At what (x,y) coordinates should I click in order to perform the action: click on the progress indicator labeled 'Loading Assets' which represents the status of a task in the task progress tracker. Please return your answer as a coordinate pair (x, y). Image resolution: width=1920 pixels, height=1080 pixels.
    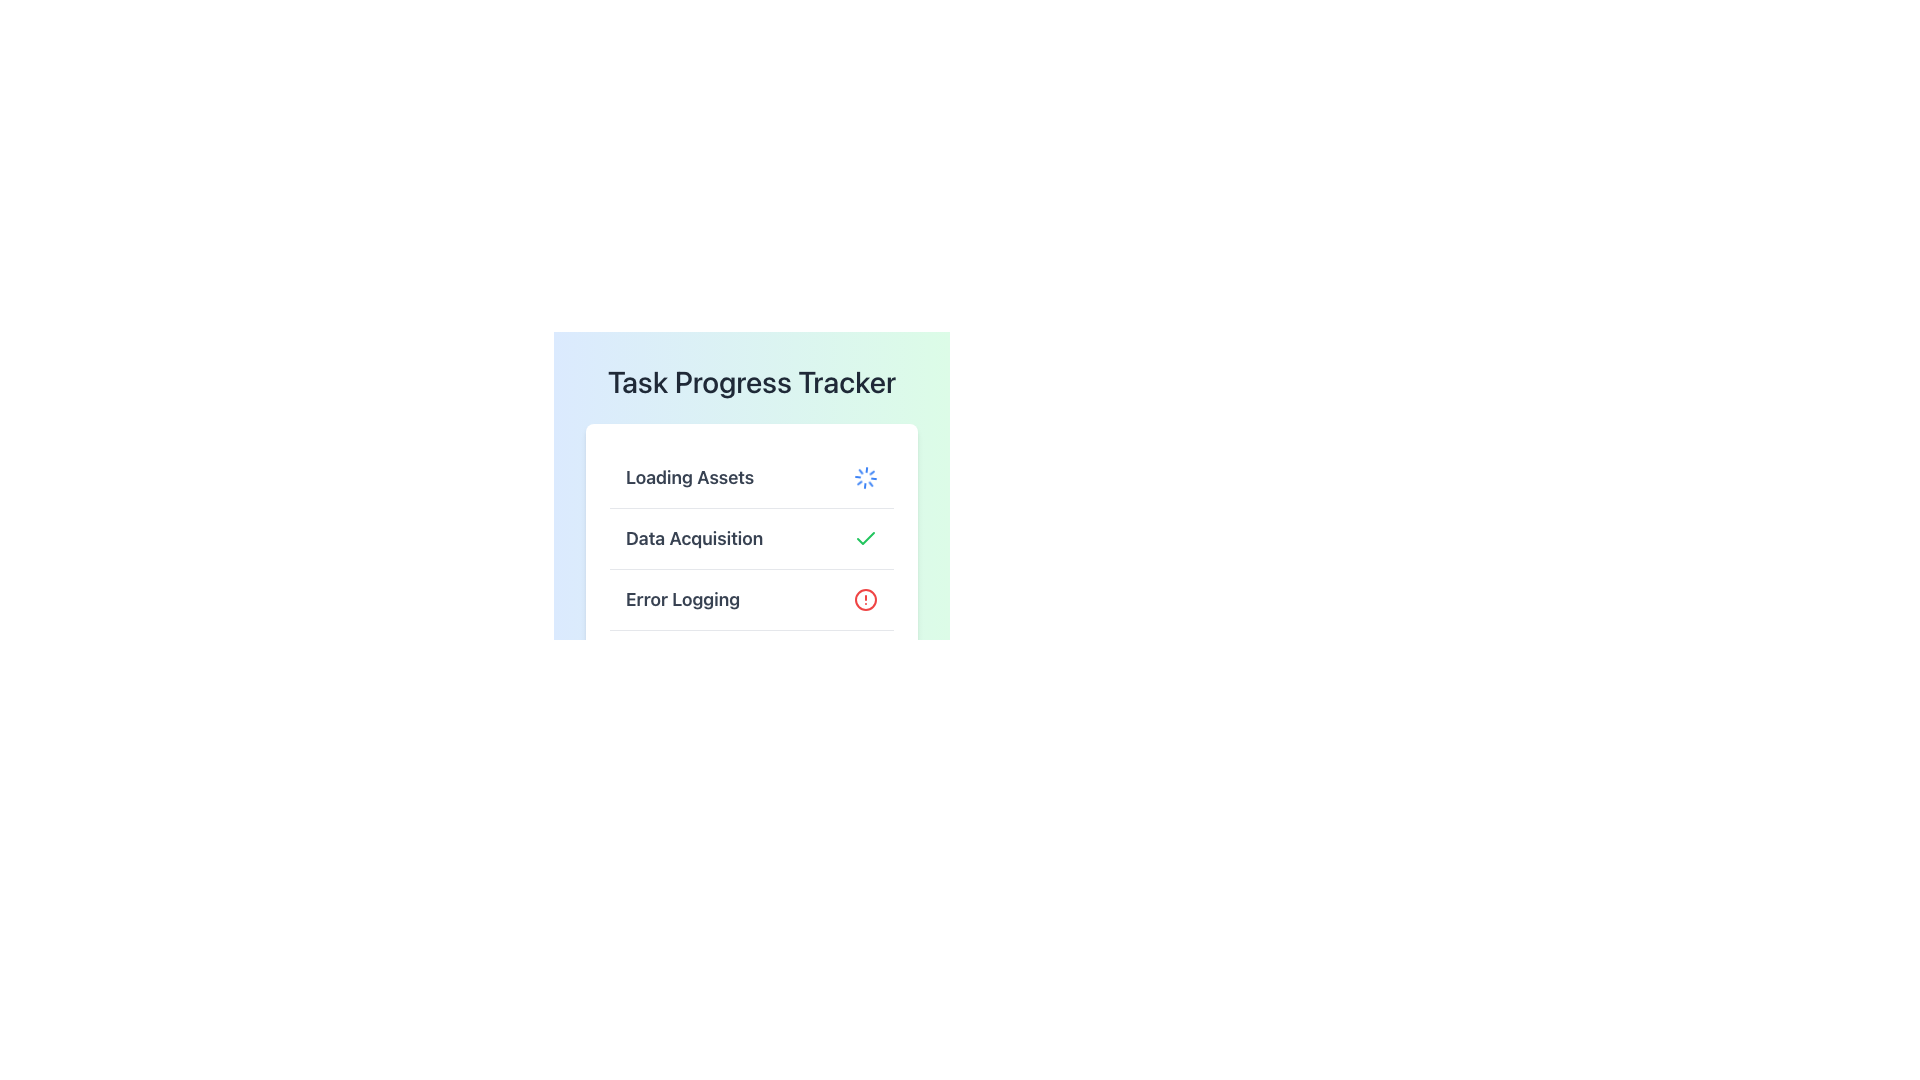
    Looking at the image, I should click on (751, 474).